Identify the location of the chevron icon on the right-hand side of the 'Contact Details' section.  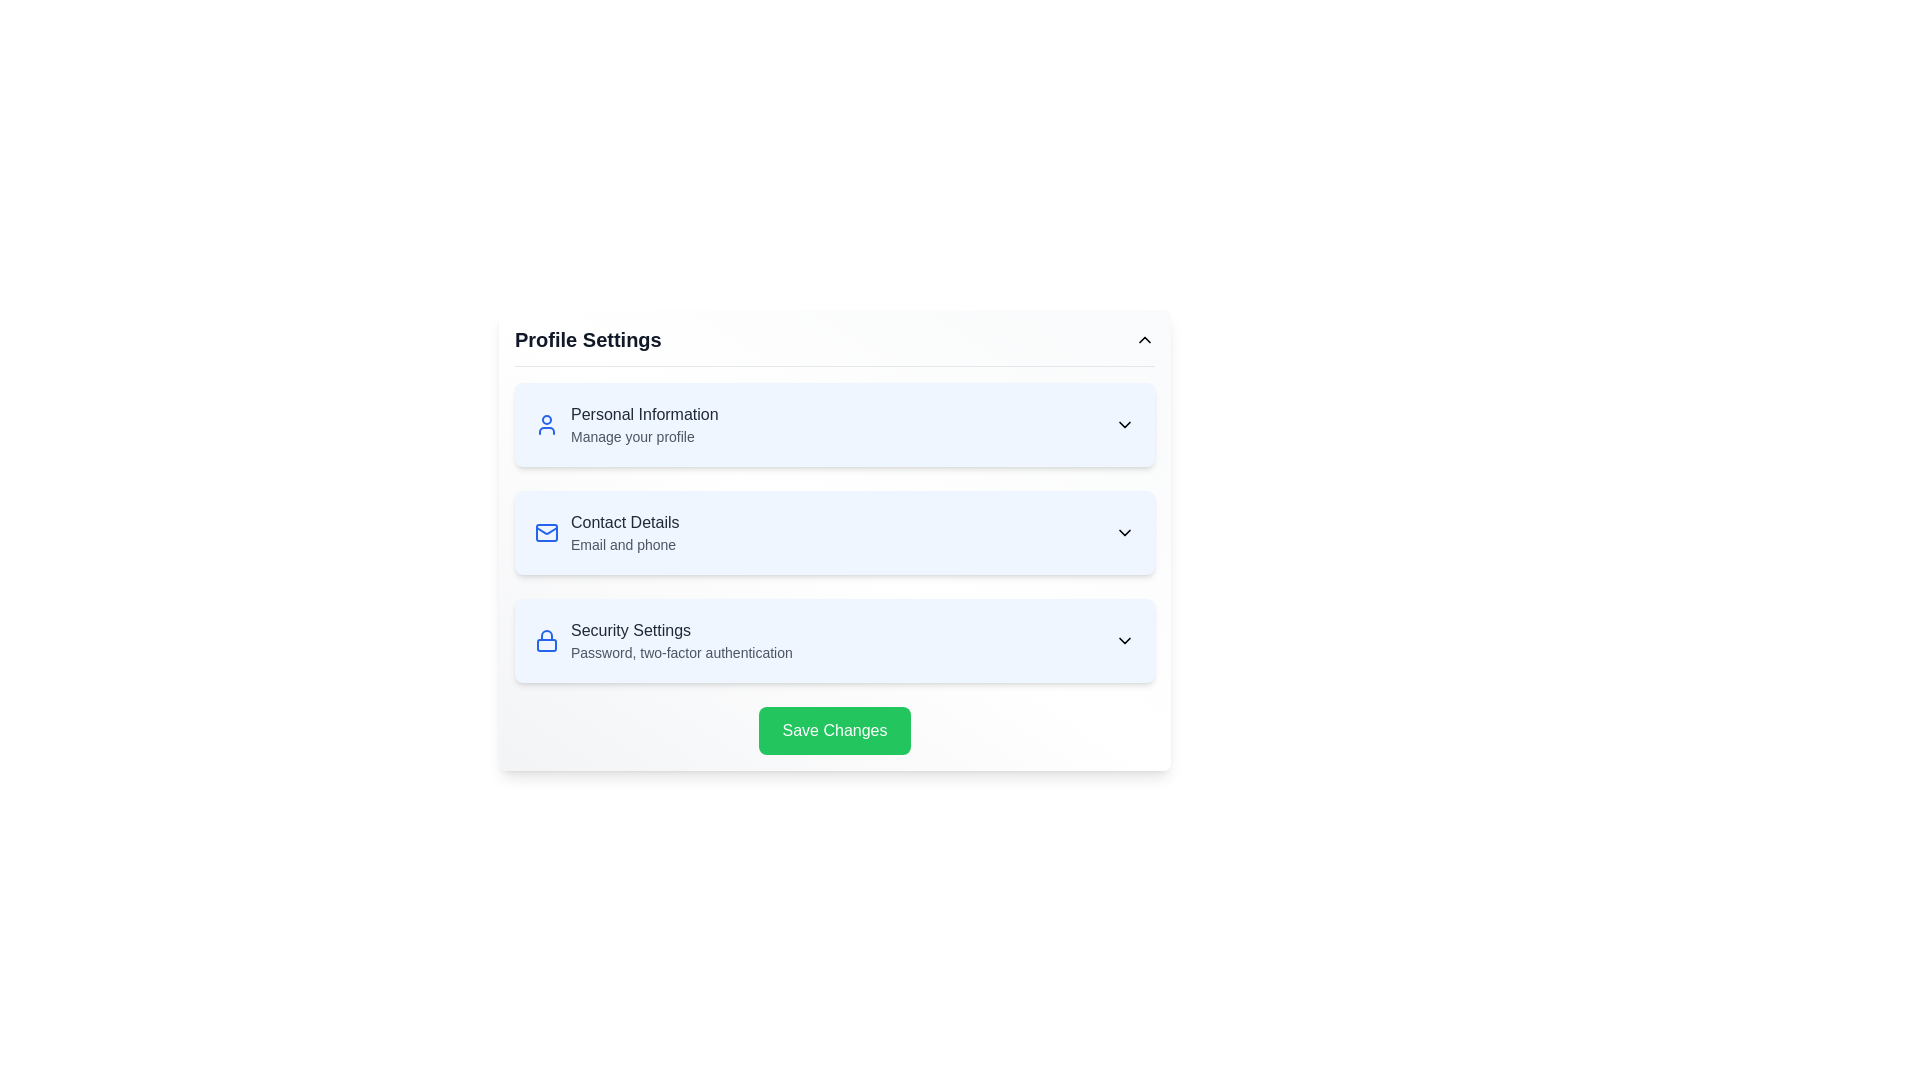
(1124, 531).